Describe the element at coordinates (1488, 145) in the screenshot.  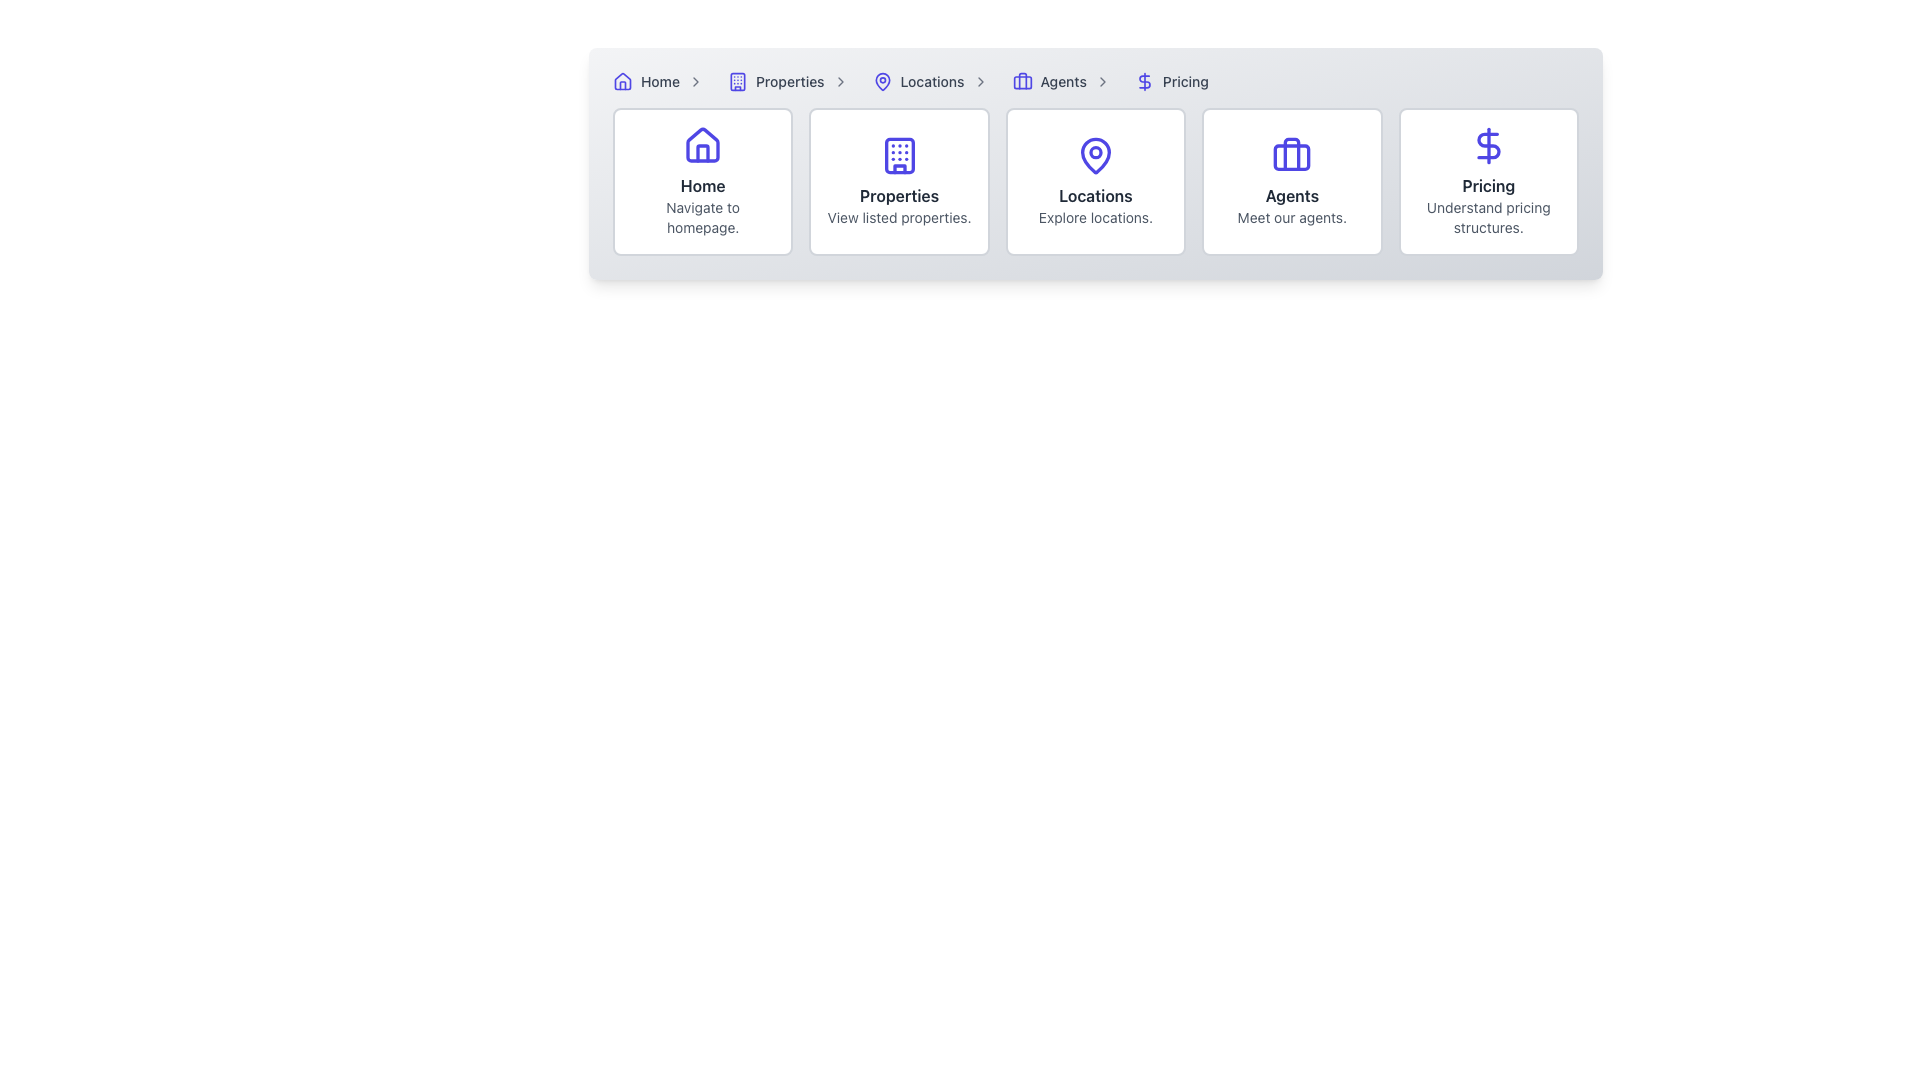
I see `the purple dollar sign icon located at the top of the 'Pricing' card, which is the last card in a row, above the text 'Pricing' and the description 'Understand pricing structures.'` at that location.